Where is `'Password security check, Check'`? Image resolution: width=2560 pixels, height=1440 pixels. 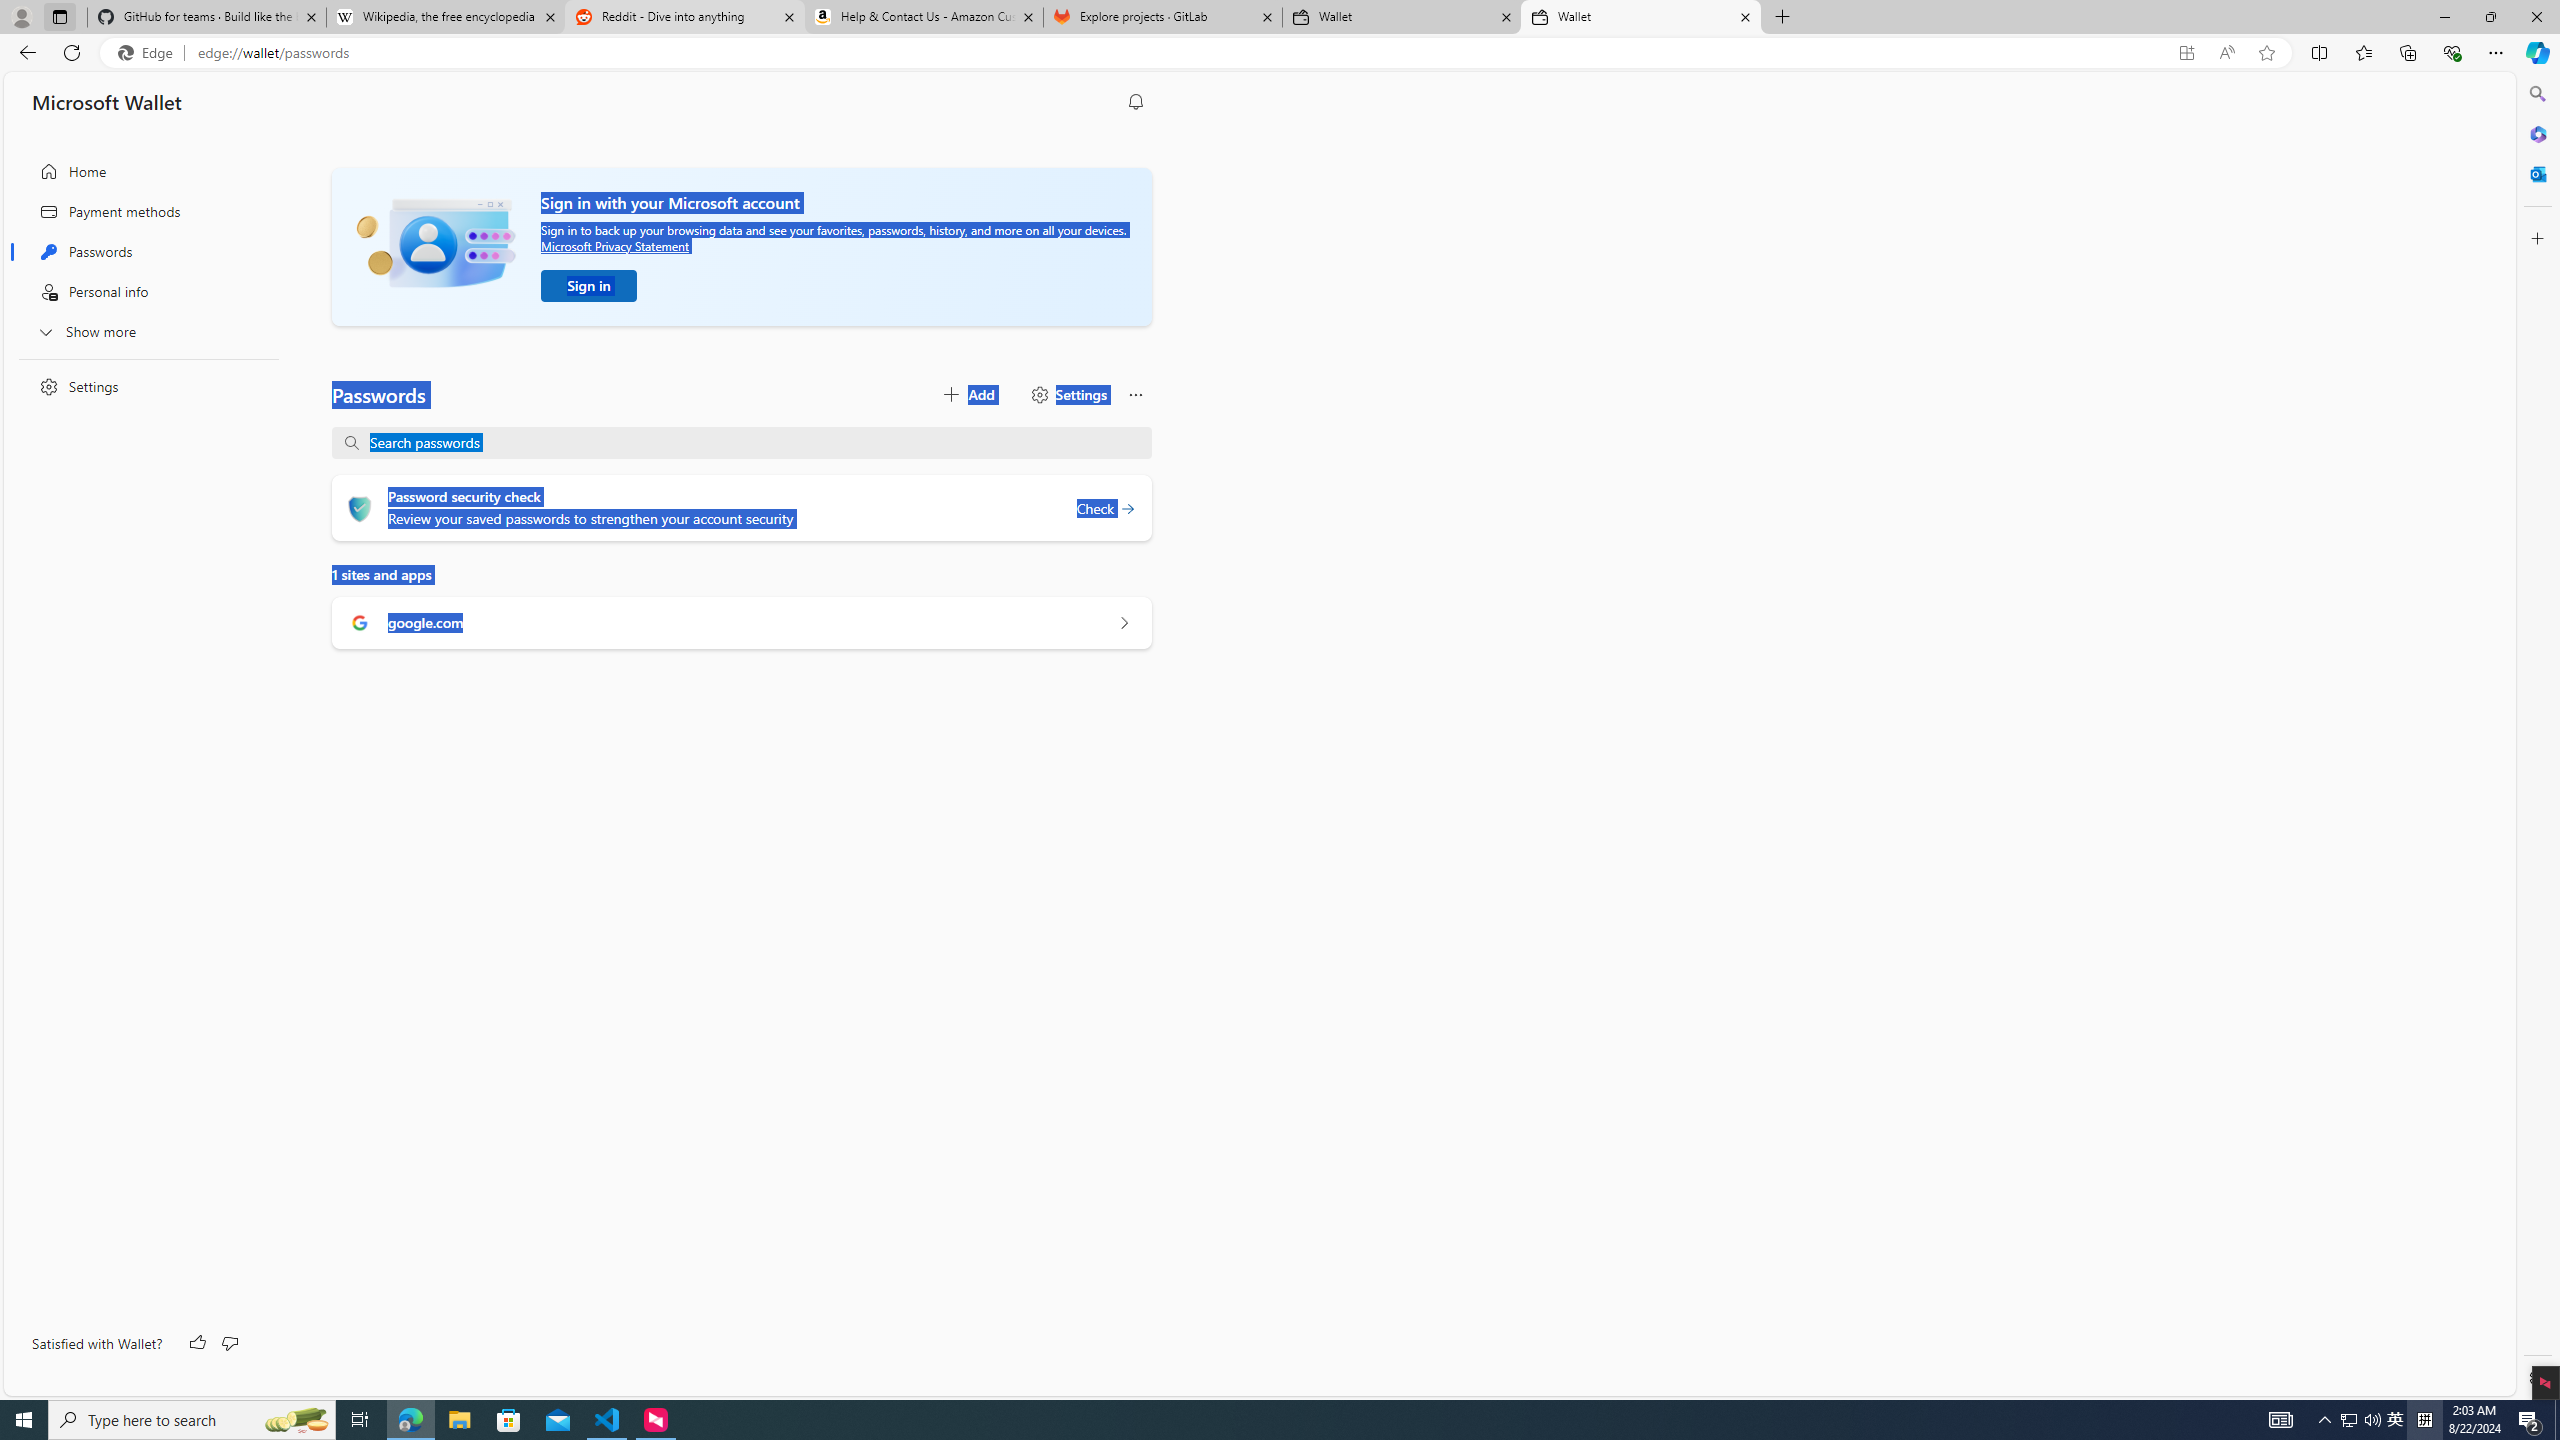 'Password security check, Check' is located at coordinates (1104, 508).